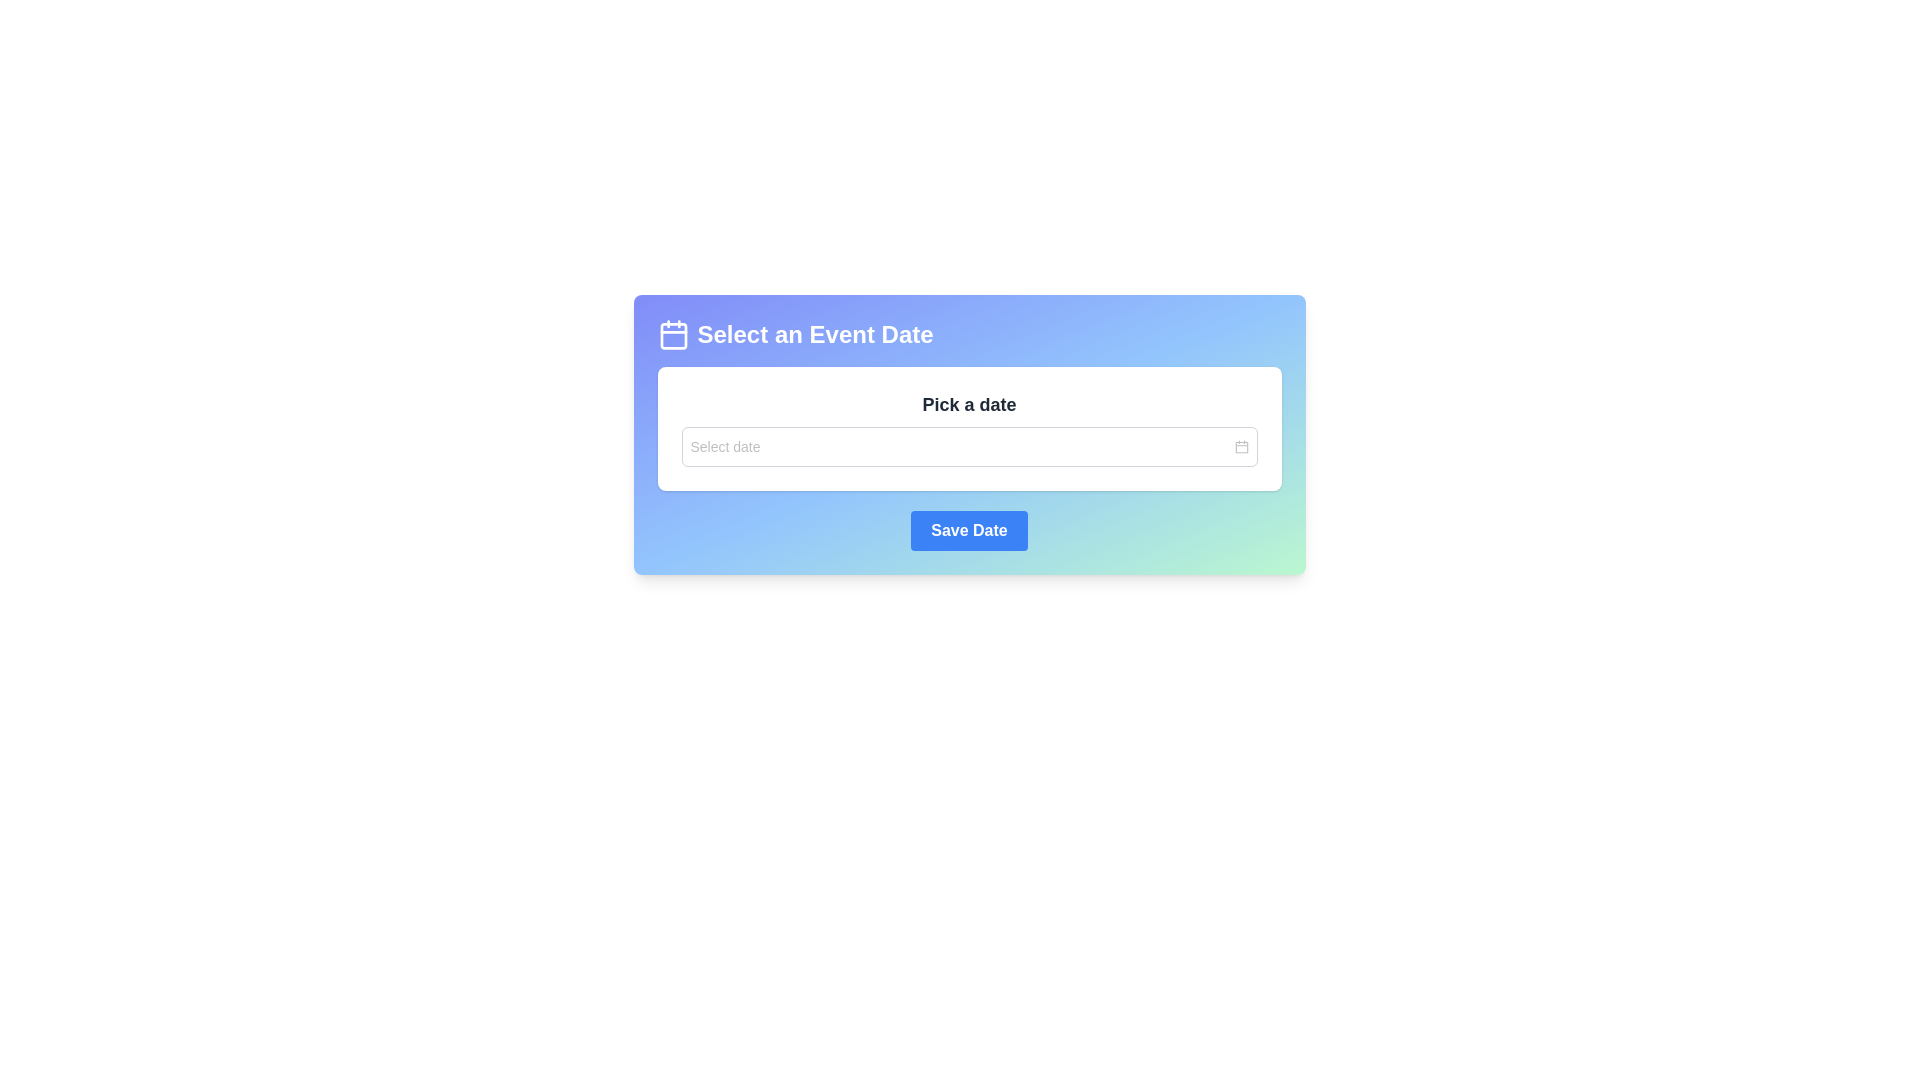 This screenshot has width=1920, height=1080. I want to click on the static text element that reads 'Pick a date', which is styled with a large bold font in black color, located inside a white box with rounded corners, positioned above the date input field, so click(969, 405).